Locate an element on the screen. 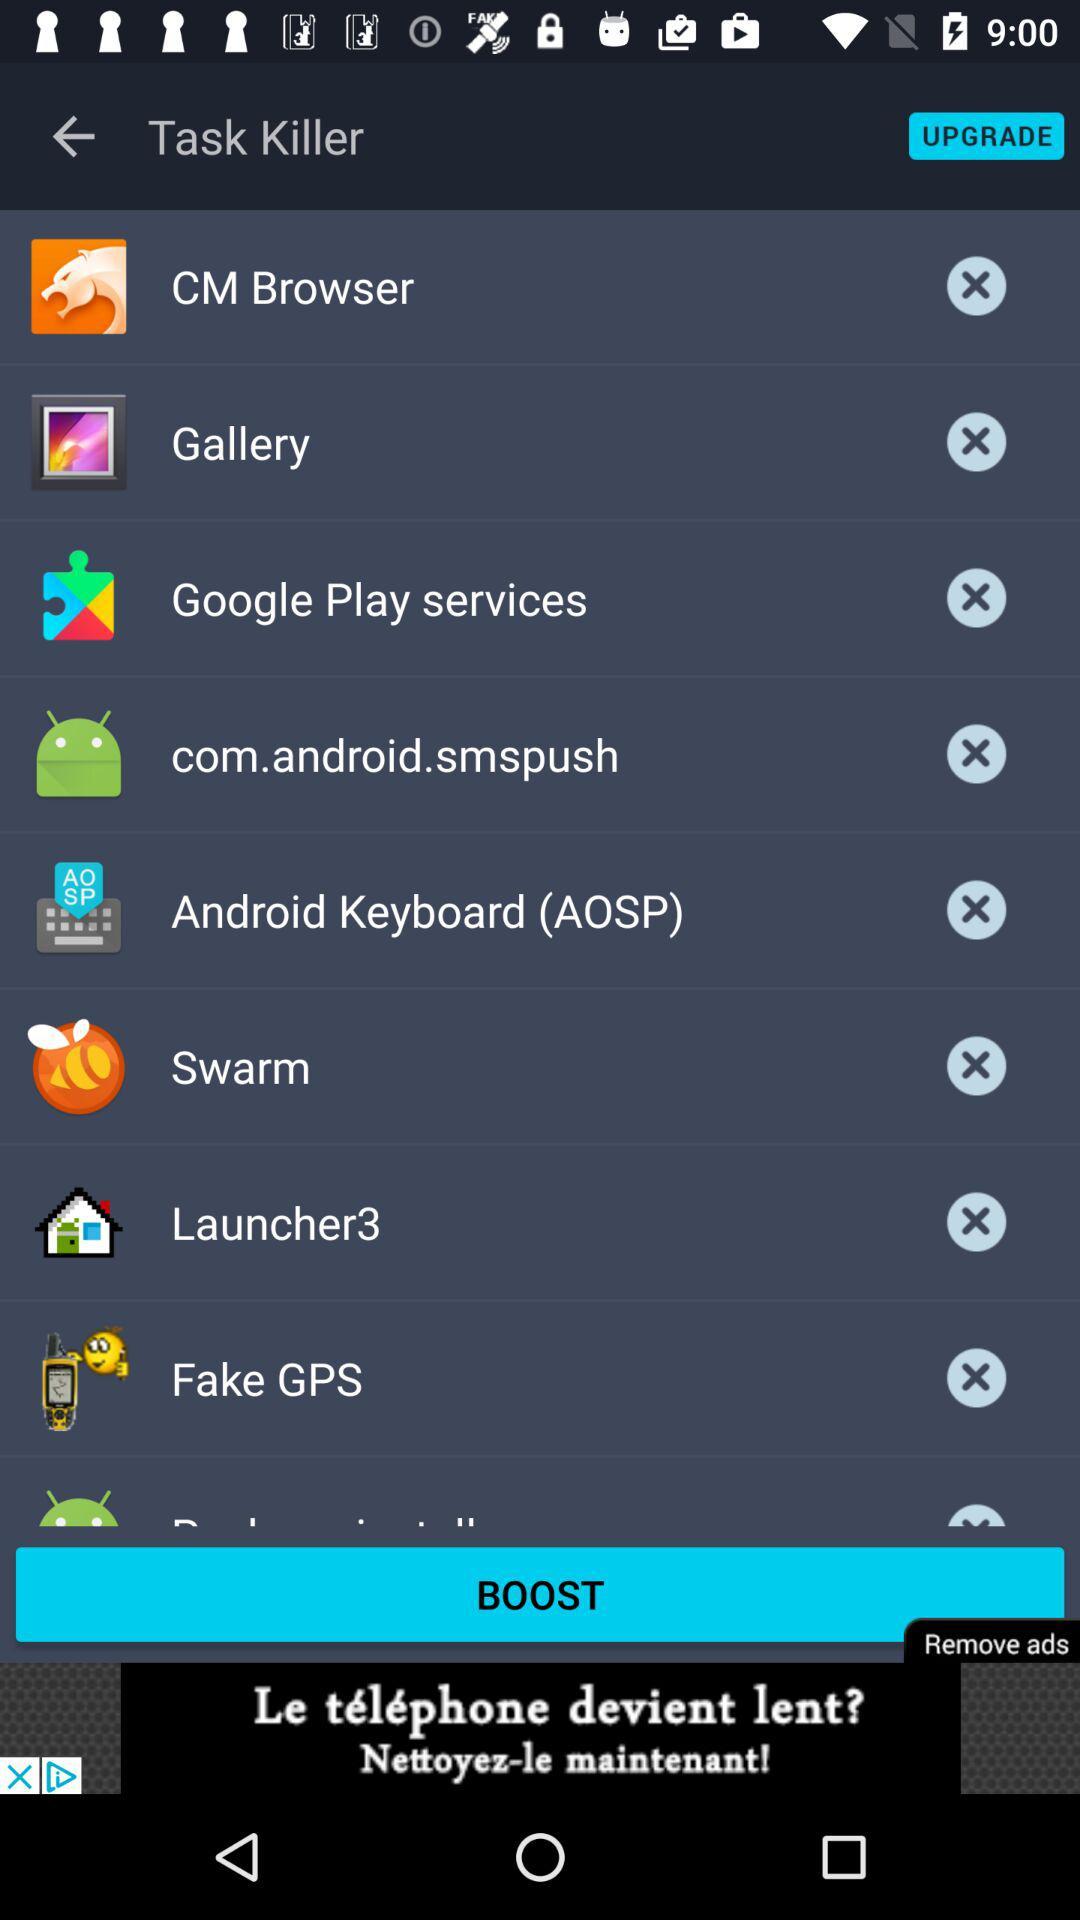 The image size is (1080, 1920). the option is located at coordinates (976, 285).